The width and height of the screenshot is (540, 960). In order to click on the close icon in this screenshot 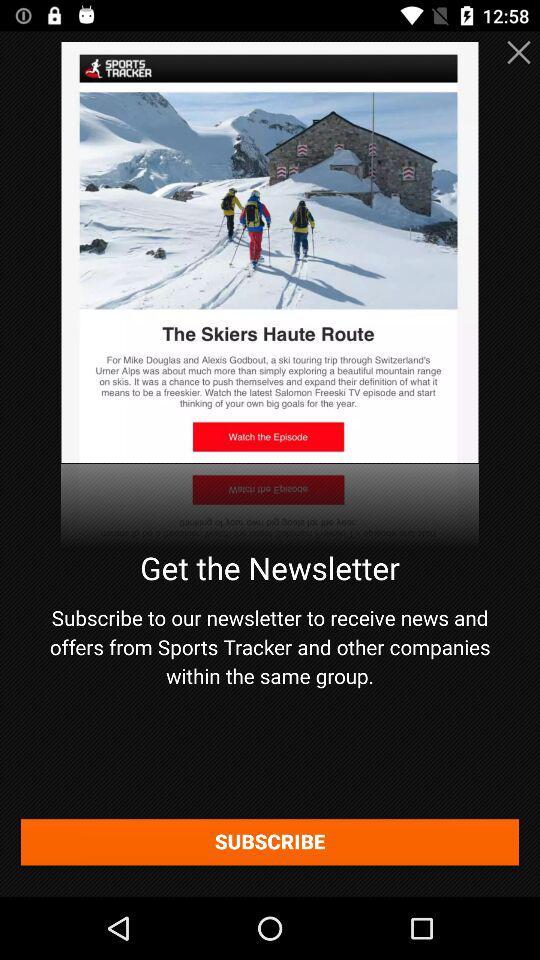, I will do `click(518, 51)`.